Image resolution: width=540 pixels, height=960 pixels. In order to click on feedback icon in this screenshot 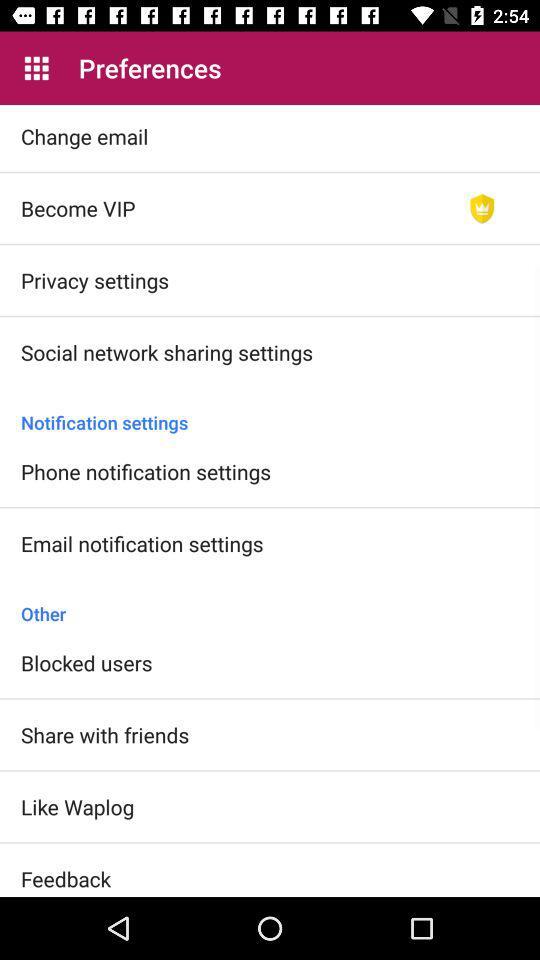, I will do `click(65, 877)`.